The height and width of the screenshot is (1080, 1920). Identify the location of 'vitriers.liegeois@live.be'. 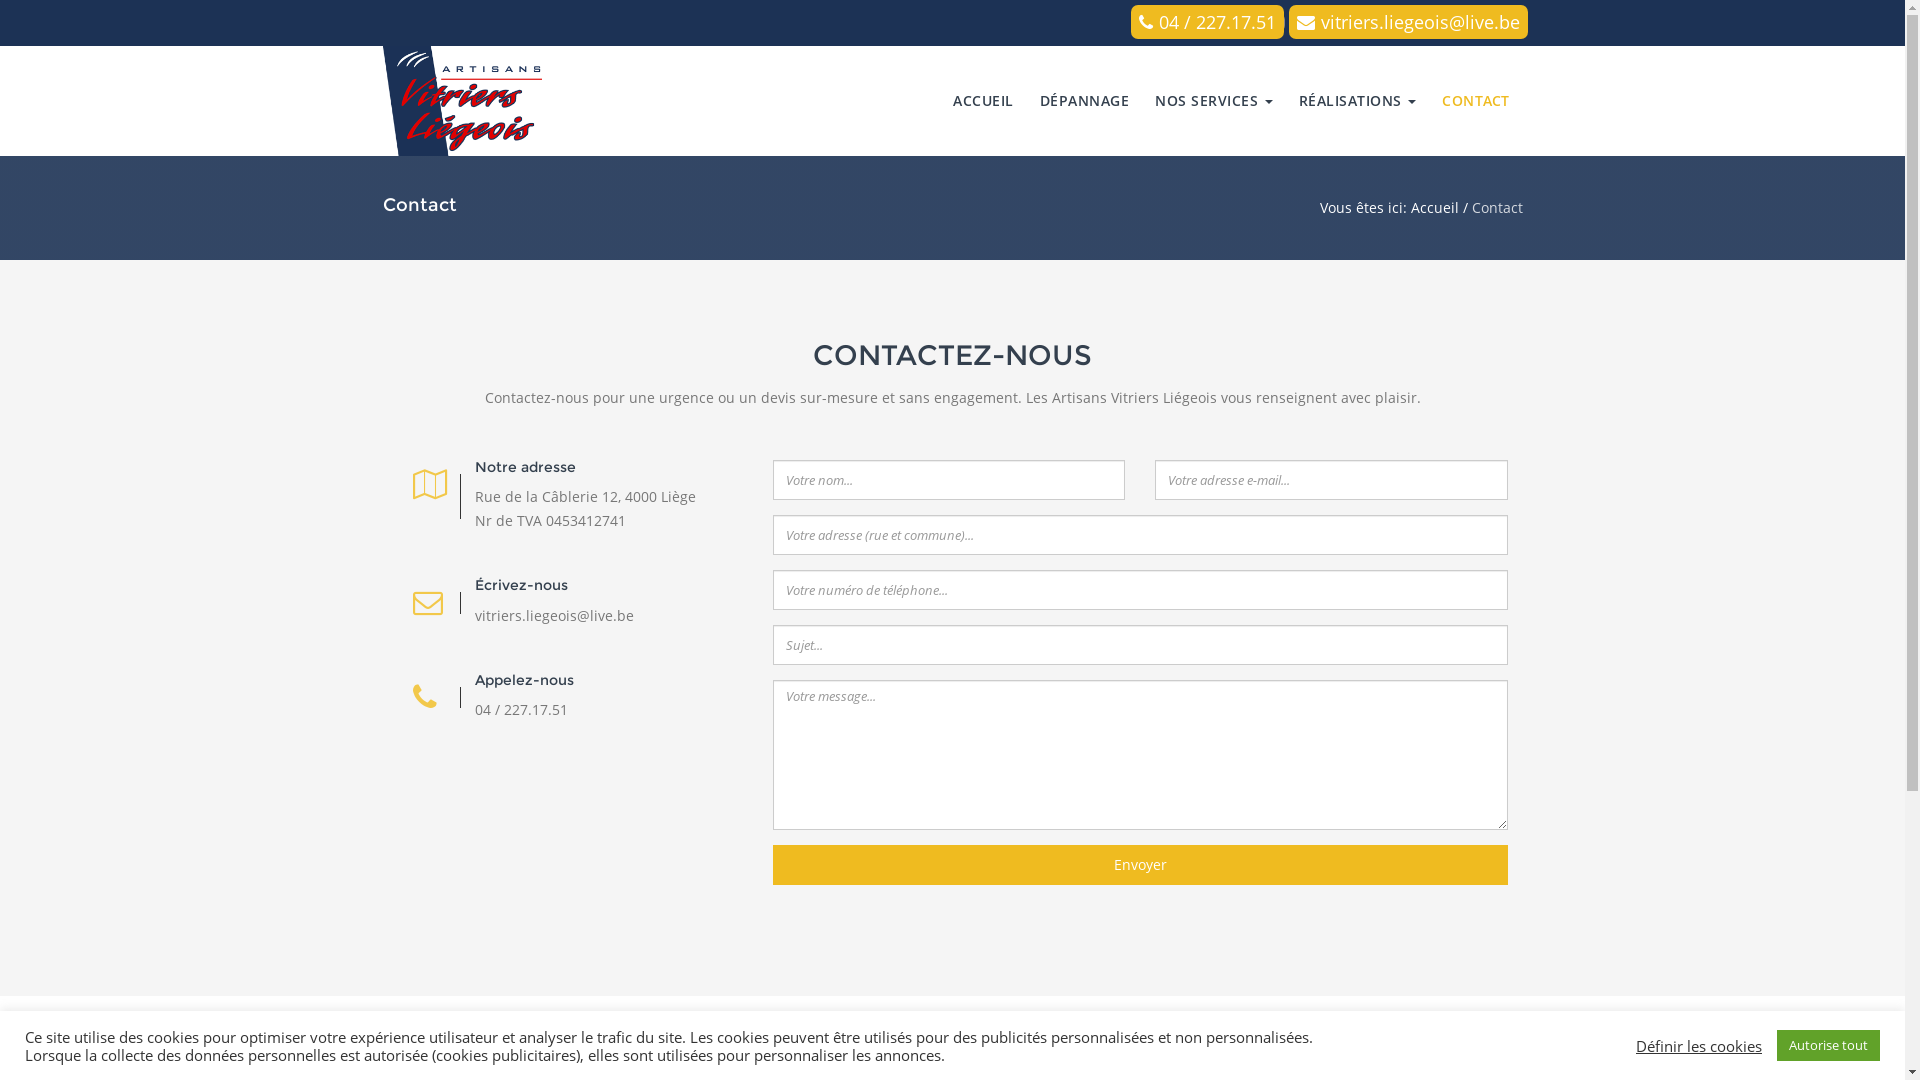
(1287, 22).